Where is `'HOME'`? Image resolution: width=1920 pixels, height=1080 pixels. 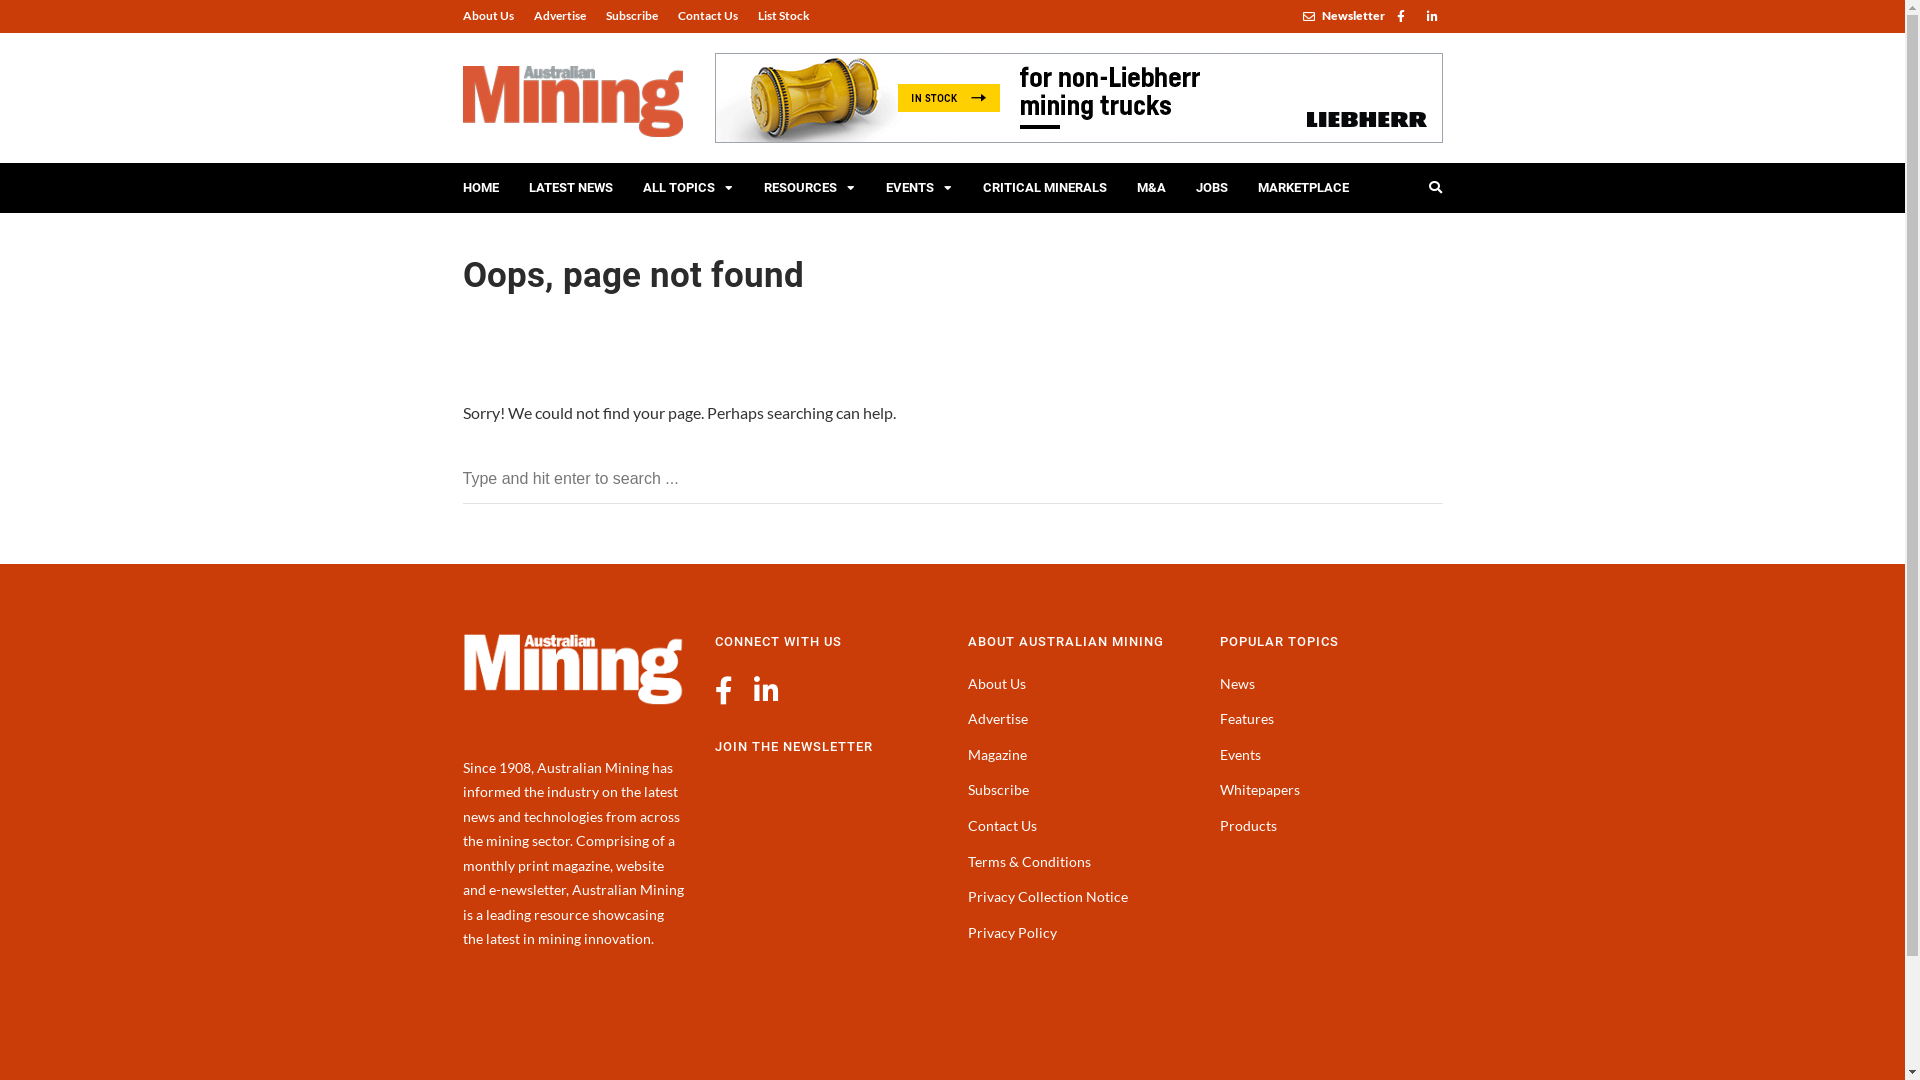
'HOME' is located at coordinates (480, 188).